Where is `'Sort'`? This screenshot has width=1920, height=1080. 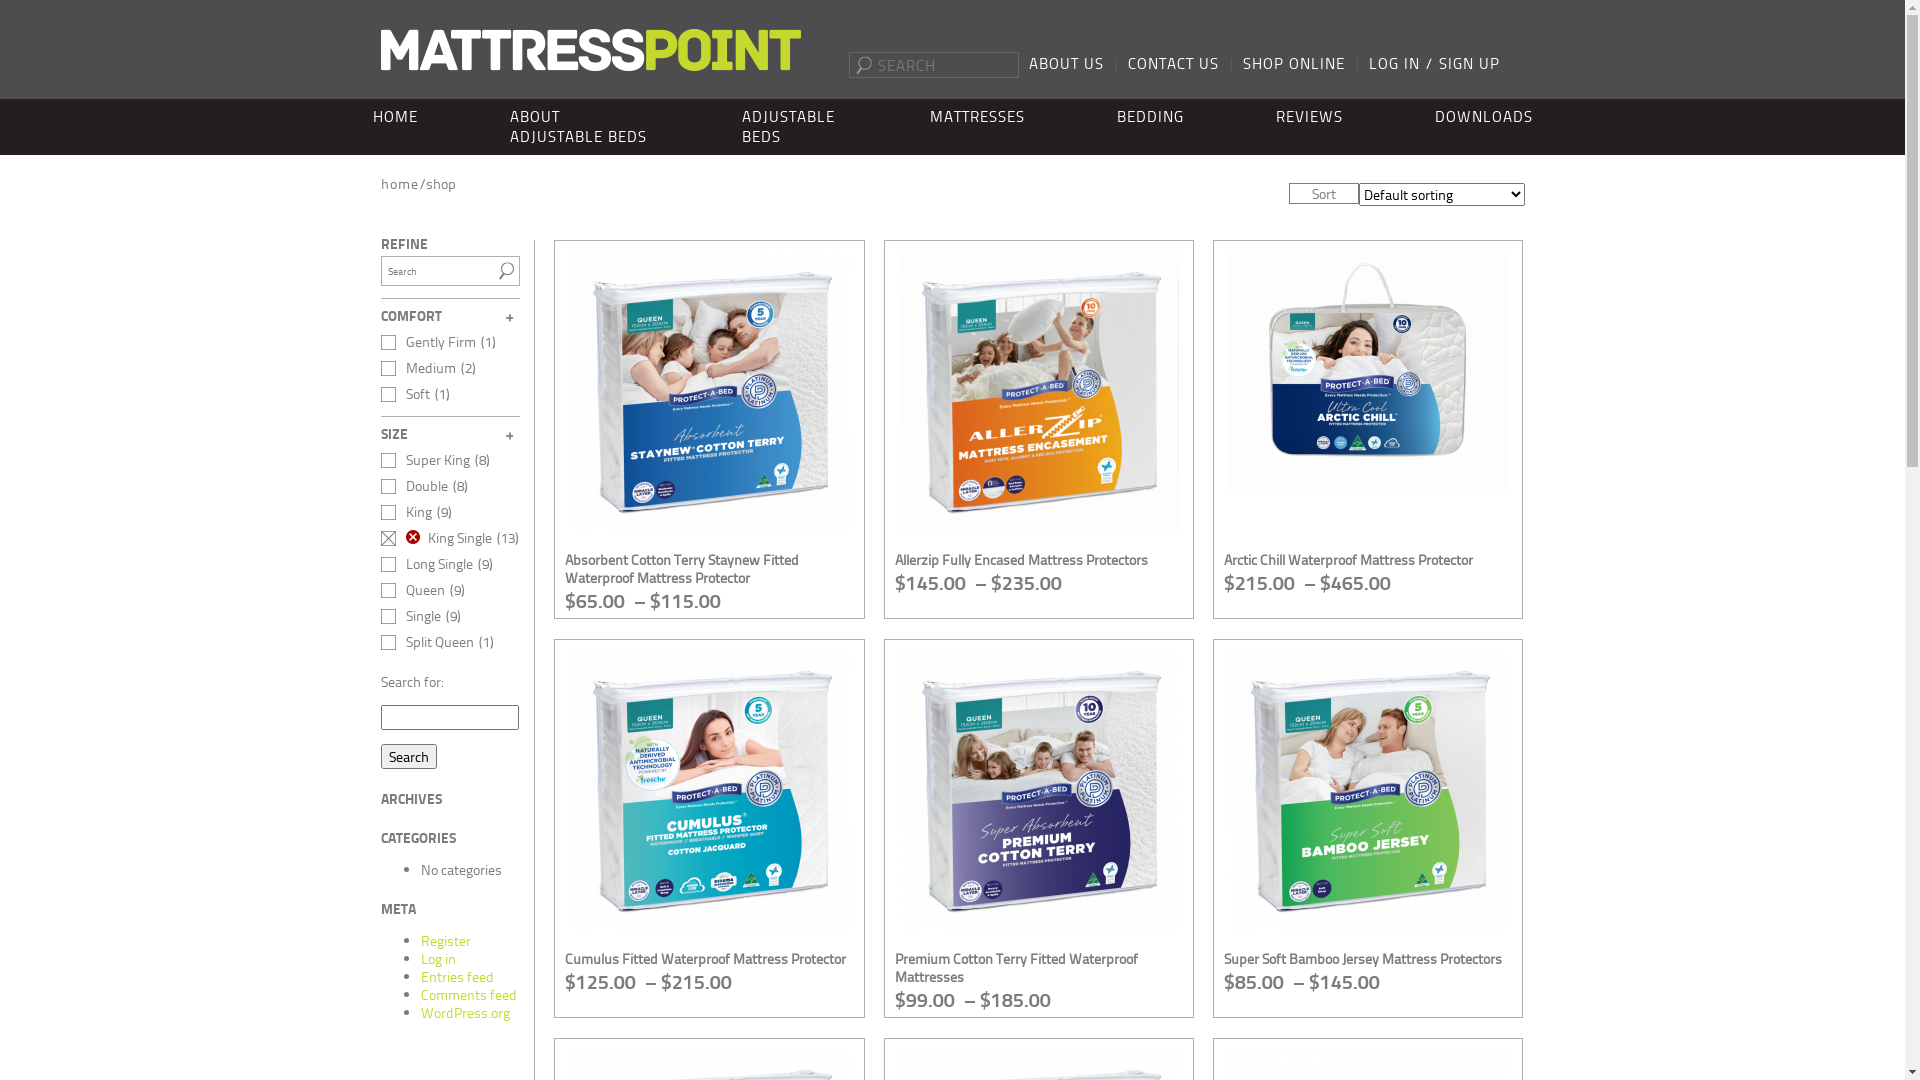
'Sort' is located at coordinates (1287, 193).